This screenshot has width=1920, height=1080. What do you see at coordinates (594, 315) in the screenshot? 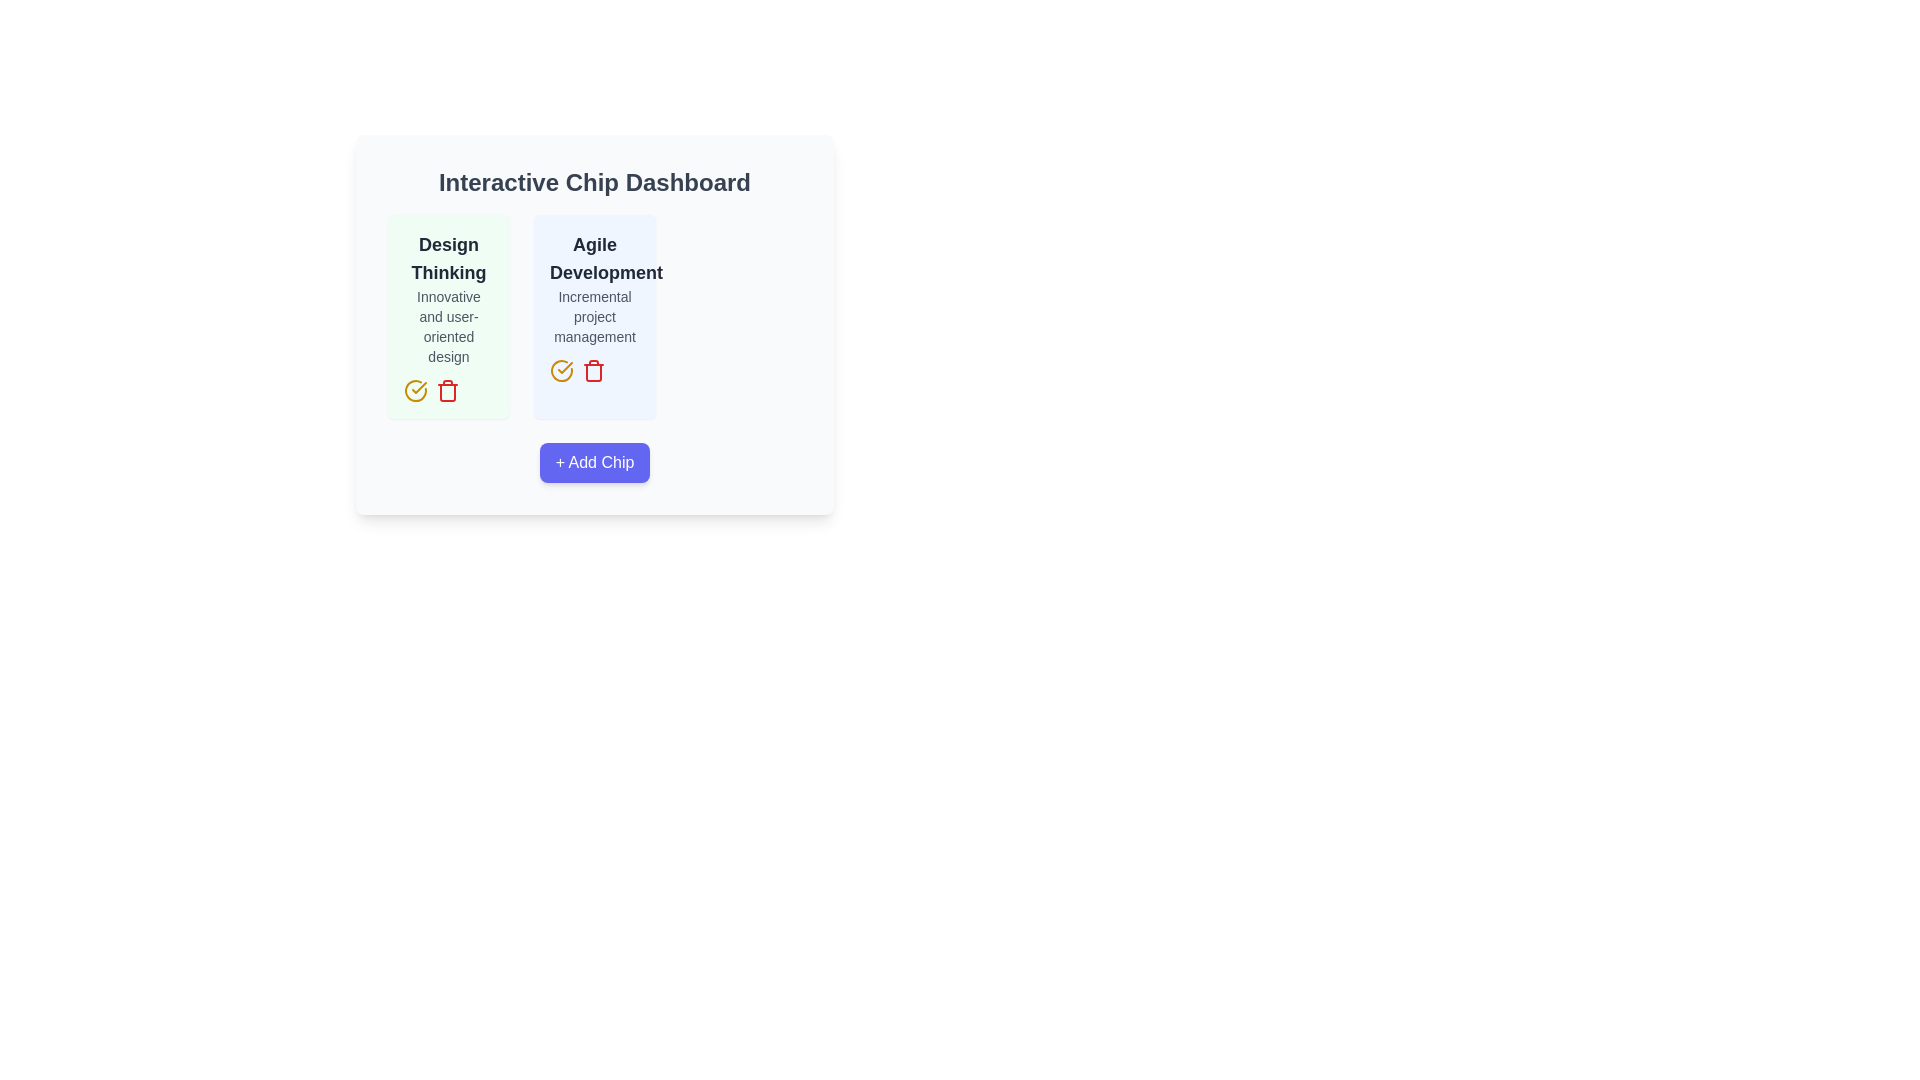
I see `the Text Block that provides additional information about the 'Agile Development' concept, located directly below the 'Agile Development' title in the second card of the Interactive Chip Dashboard` at bounding box center [594, 315].